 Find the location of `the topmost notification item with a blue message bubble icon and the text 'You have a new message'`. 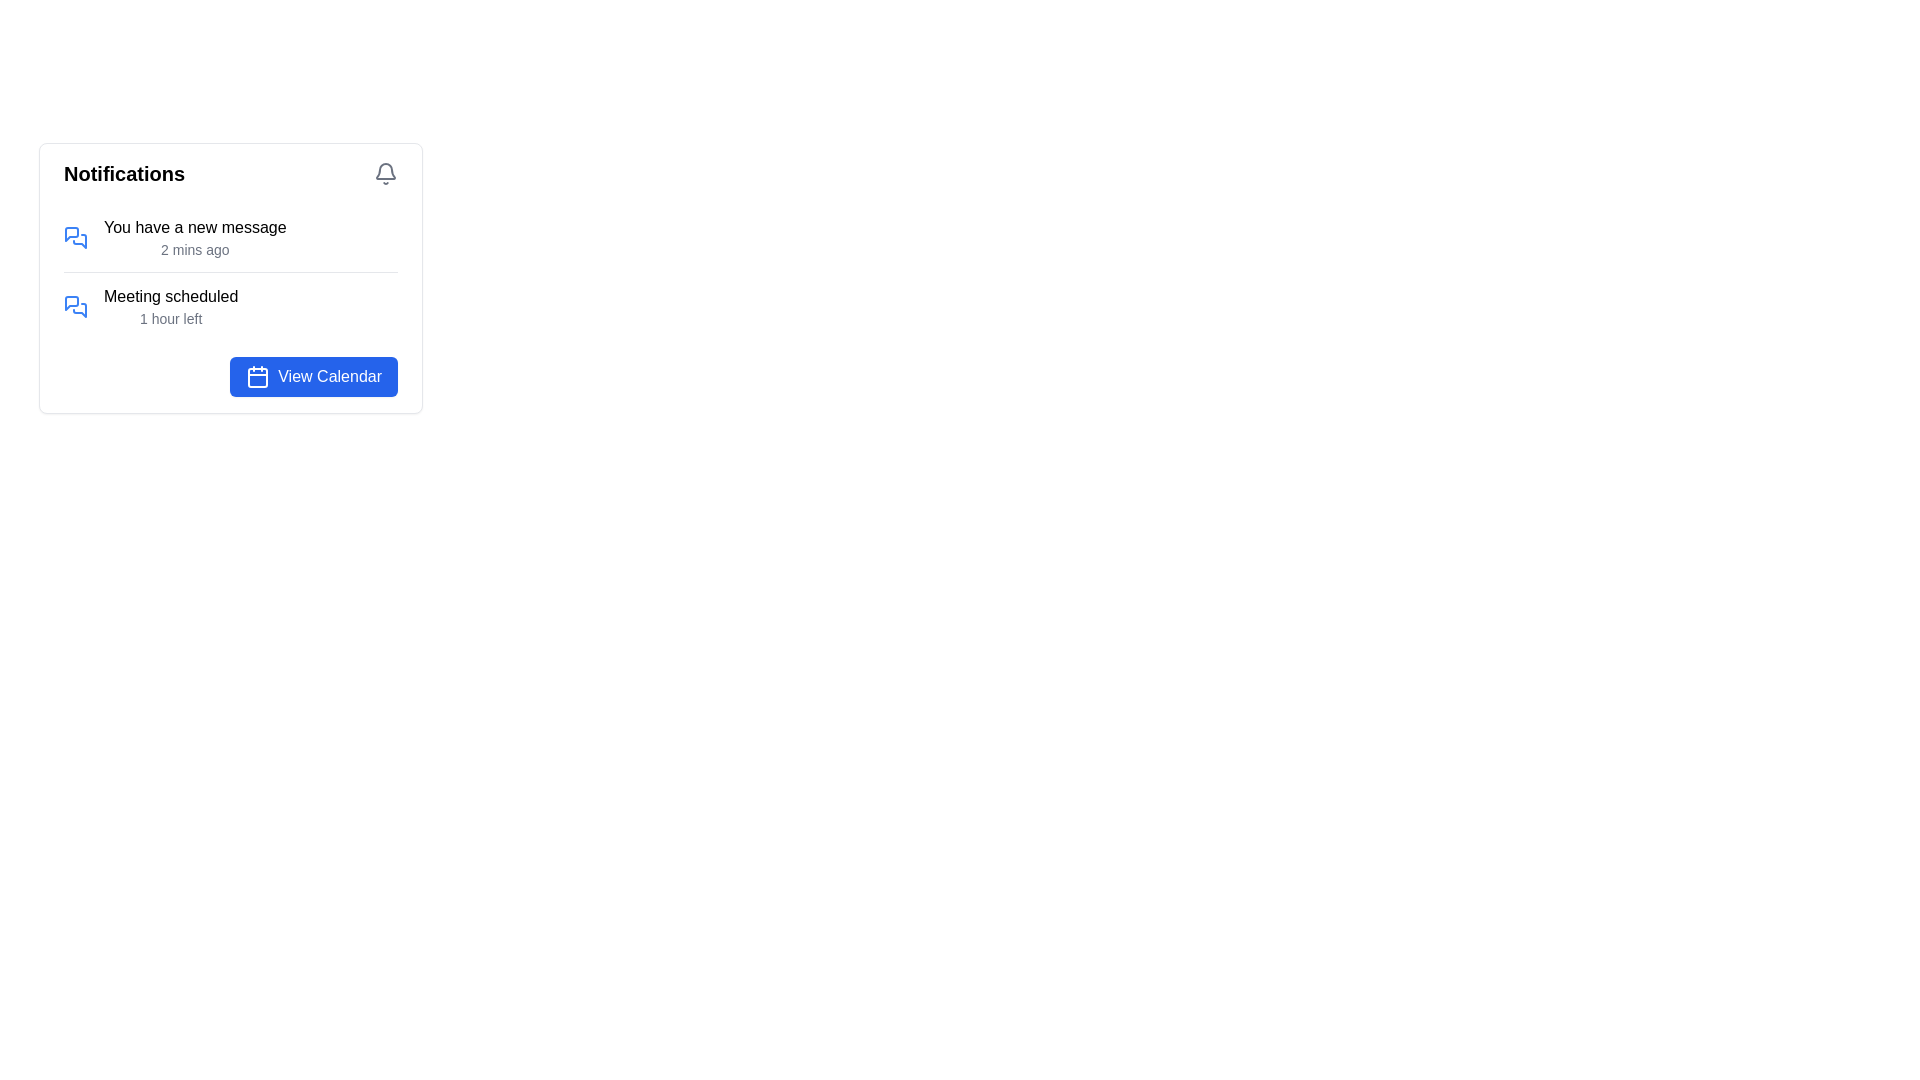

the topmost notification item with a blue message bubble icon and the text 'You have a new message' is located at coordinates (230, 237).